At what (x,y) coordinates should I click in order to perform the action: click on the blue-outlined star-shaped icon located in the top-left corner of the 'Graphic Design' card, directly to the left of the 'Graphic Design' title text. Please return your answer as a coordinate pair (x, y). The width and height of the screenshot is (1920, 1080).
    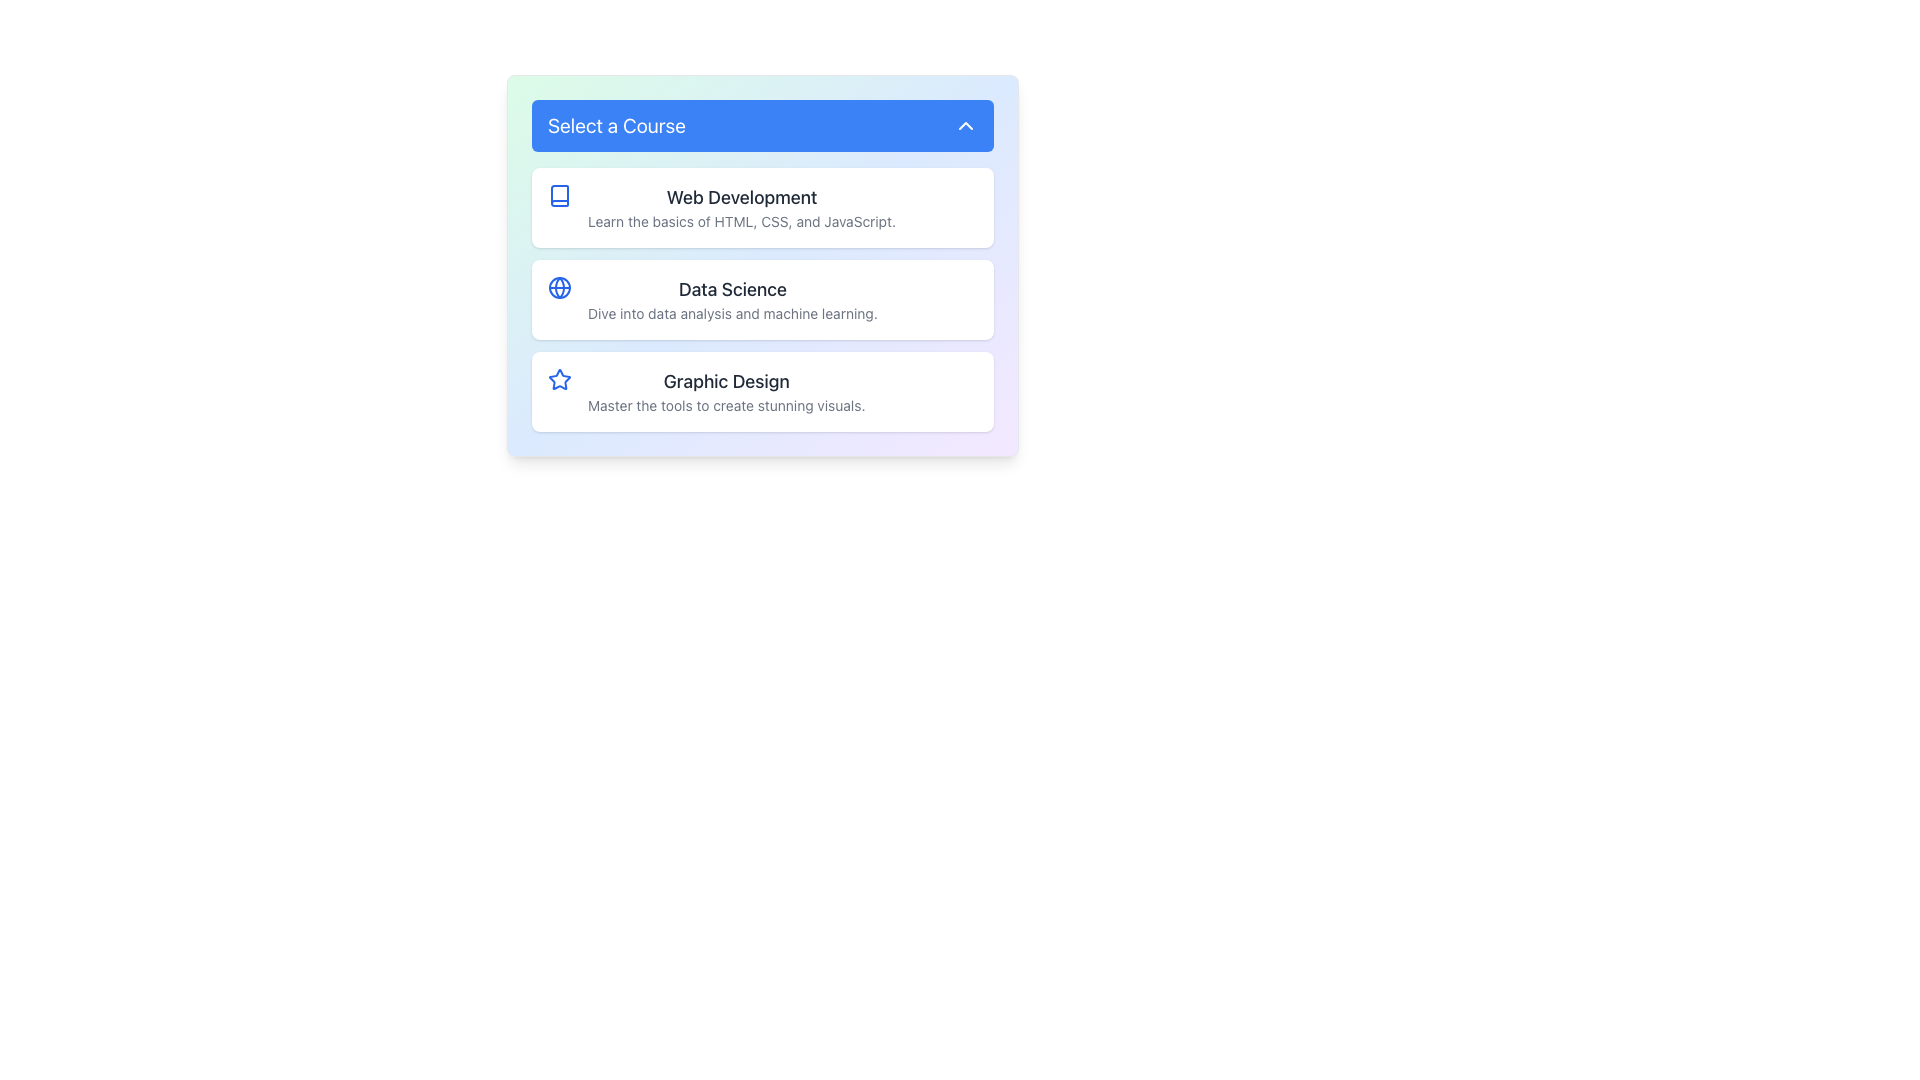
    Looking at the image, I should click on (560, 380).